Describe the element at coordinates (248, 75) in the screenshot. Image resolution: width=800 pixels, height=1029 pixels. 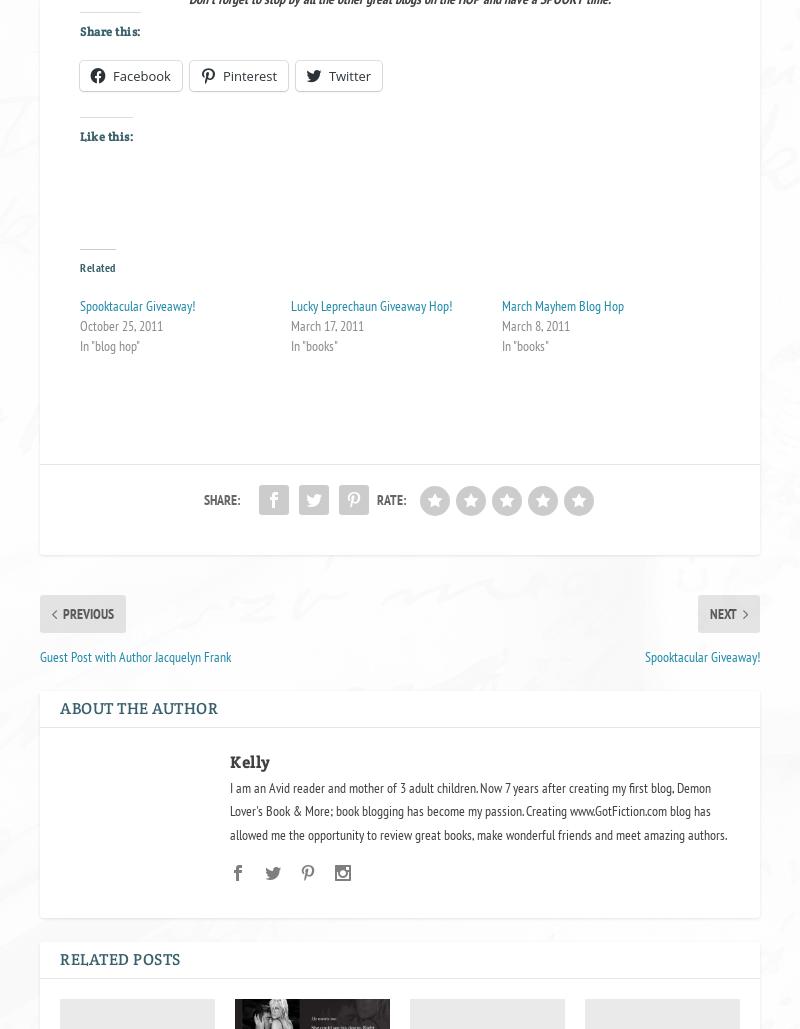
I see `'Pinterest'` at that location.